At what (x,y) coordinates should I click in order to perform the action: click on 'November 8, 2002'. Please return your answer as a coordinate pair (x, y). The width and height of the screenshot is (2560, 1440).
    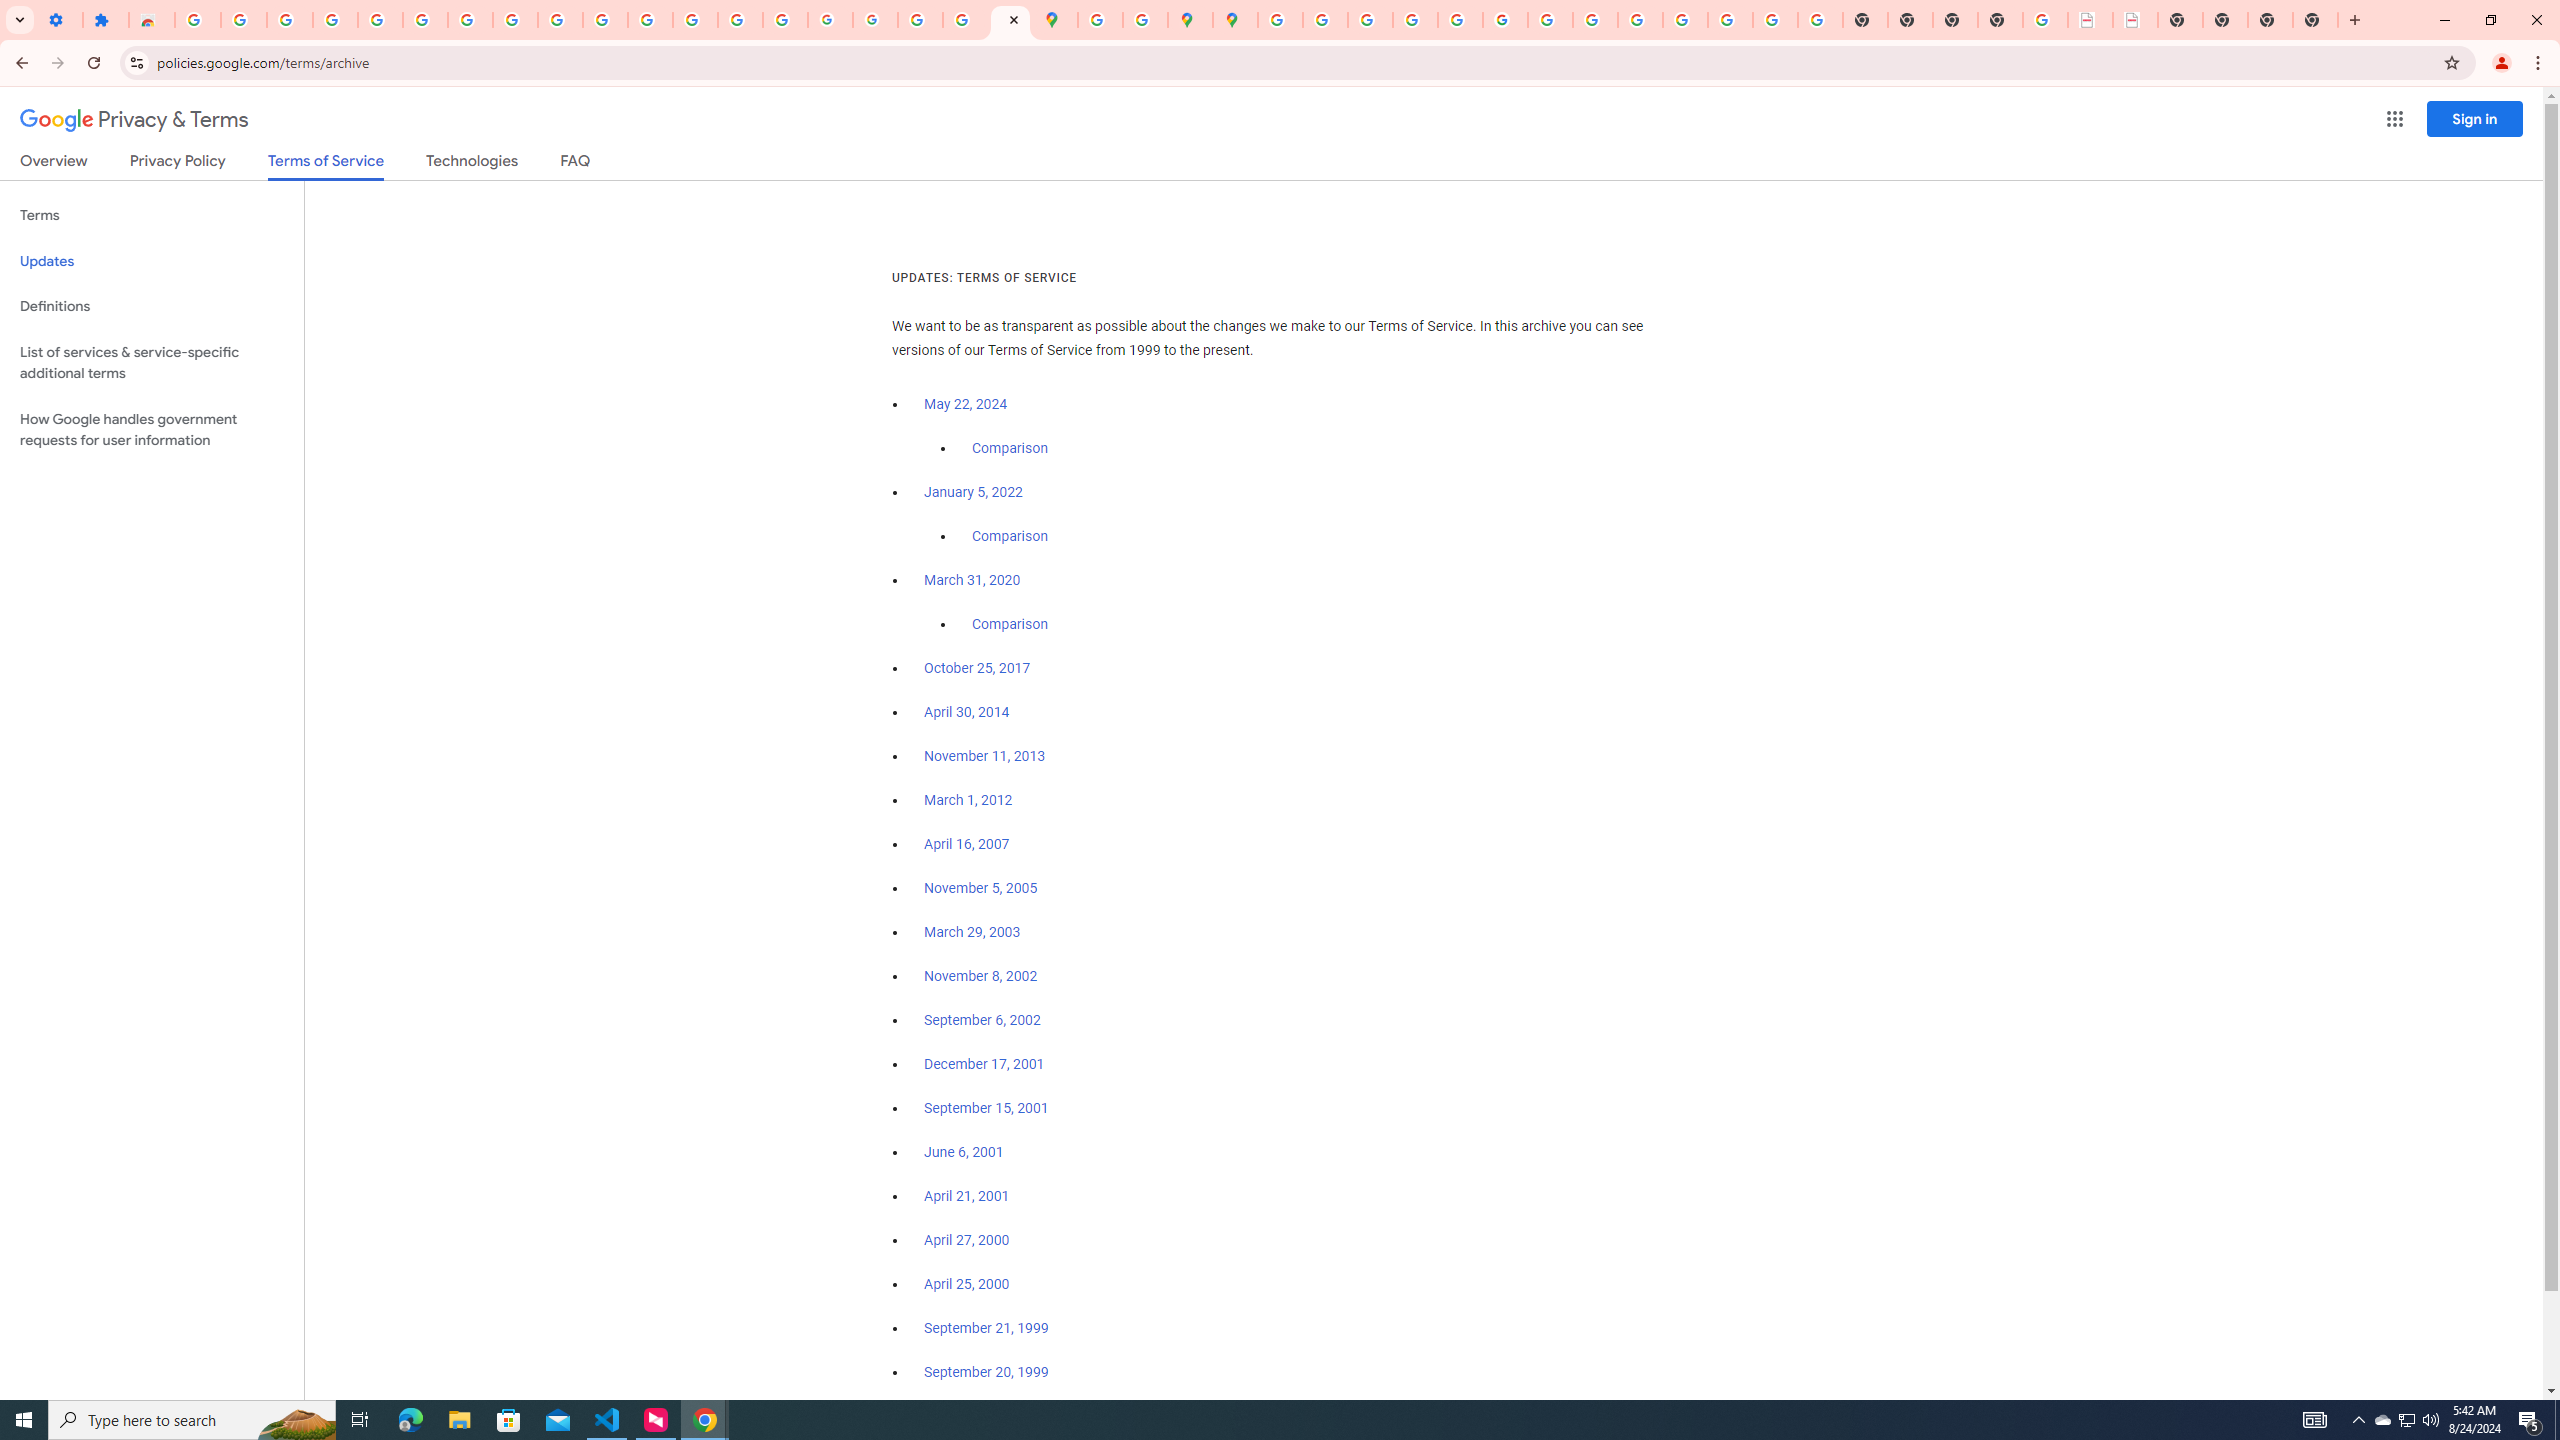
    Looking at the image, I should click on (979, 976).